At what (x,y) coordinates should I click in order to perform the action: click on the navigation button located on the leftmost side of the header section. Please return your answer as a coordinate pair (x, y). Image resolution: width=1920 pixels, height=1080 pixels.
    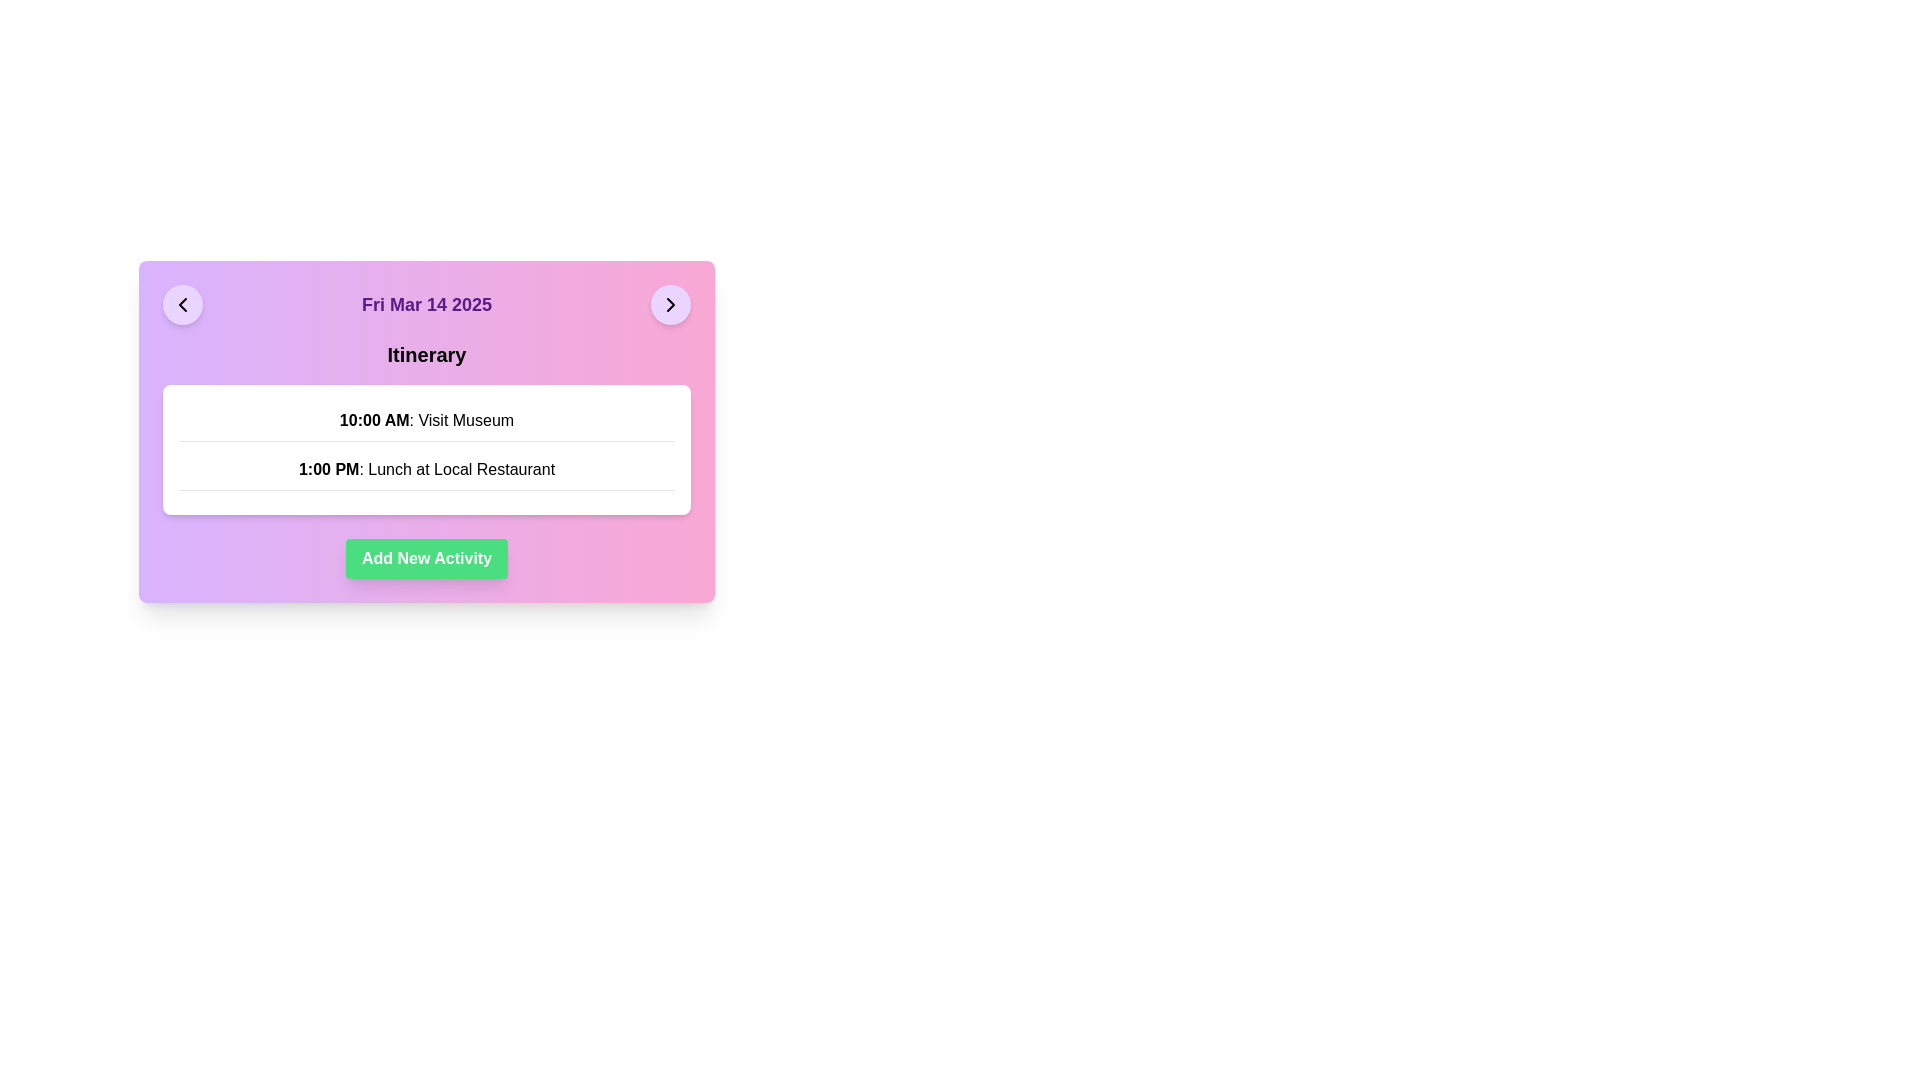
    Looking at the image, I should click on (182, 304).